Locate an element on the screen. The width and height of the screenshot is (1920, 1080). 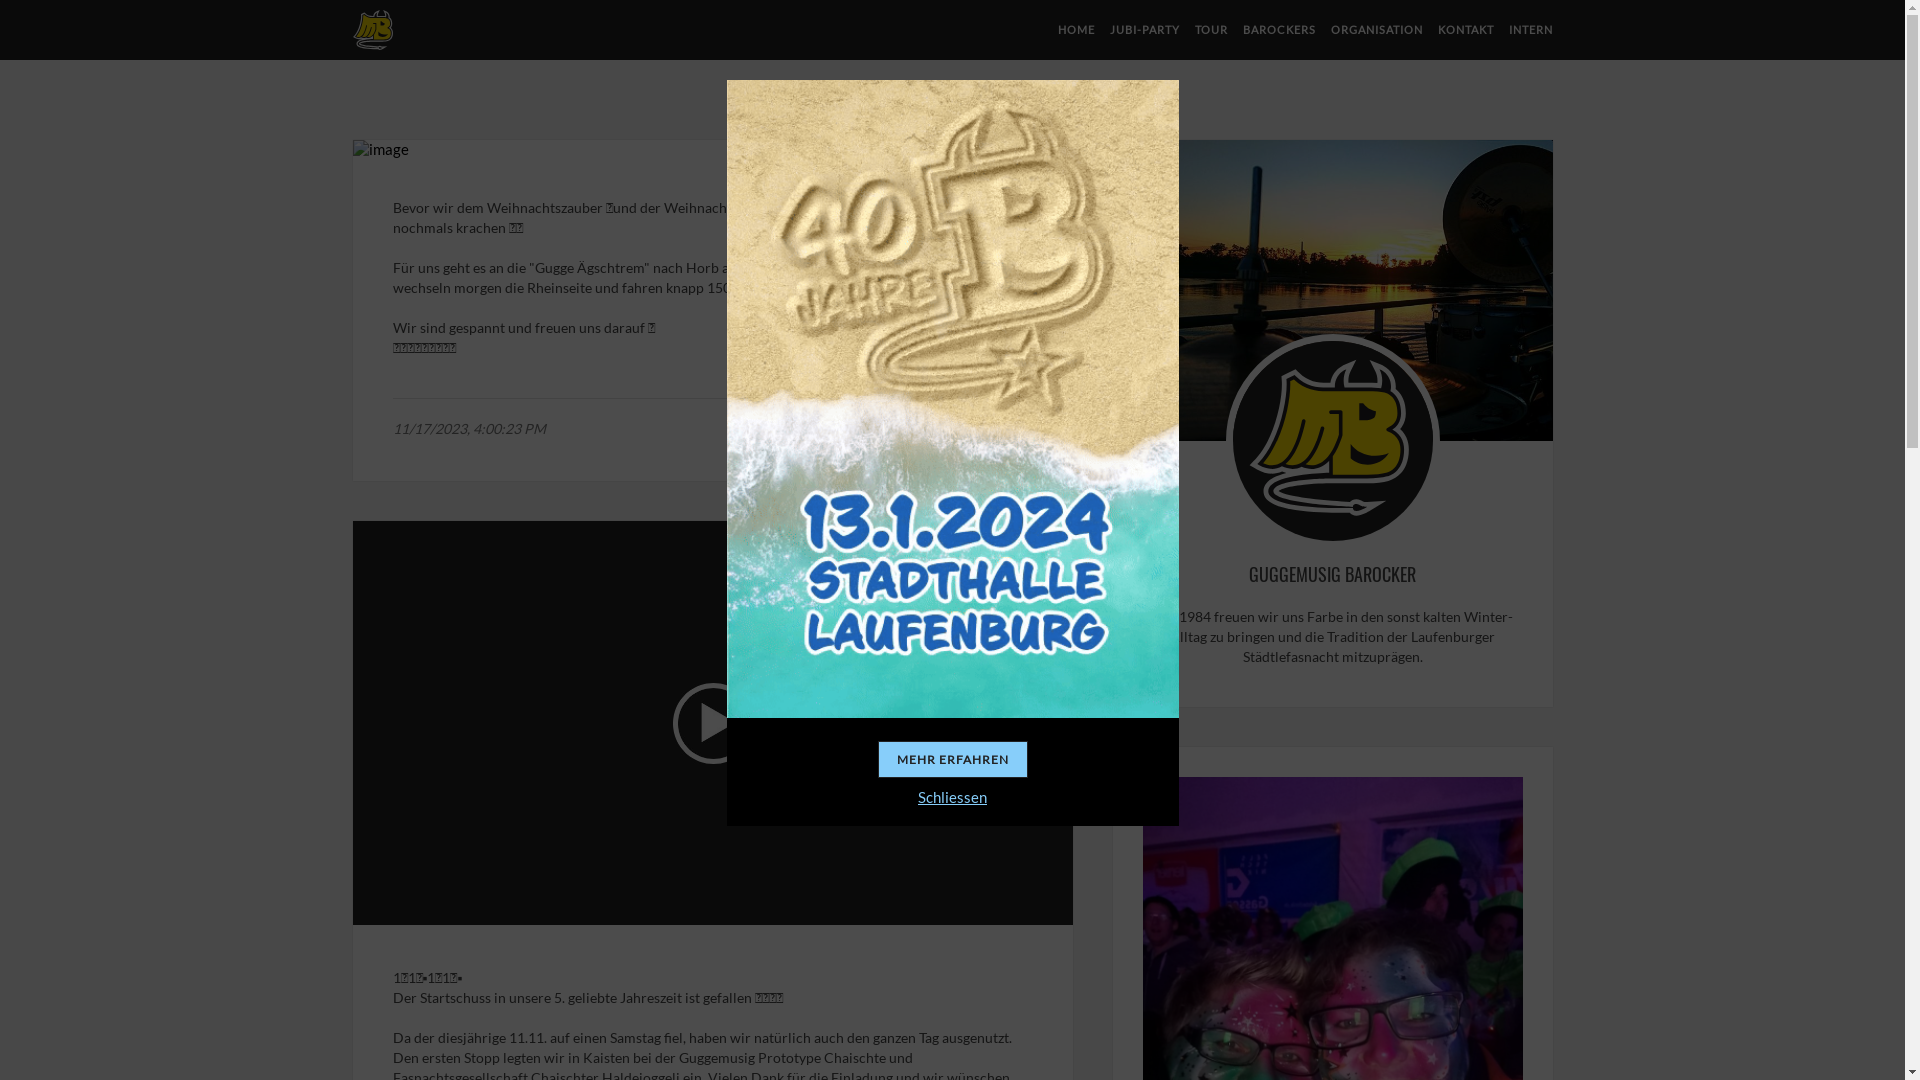
'INTERN' is located at coordinates (1529, 29).